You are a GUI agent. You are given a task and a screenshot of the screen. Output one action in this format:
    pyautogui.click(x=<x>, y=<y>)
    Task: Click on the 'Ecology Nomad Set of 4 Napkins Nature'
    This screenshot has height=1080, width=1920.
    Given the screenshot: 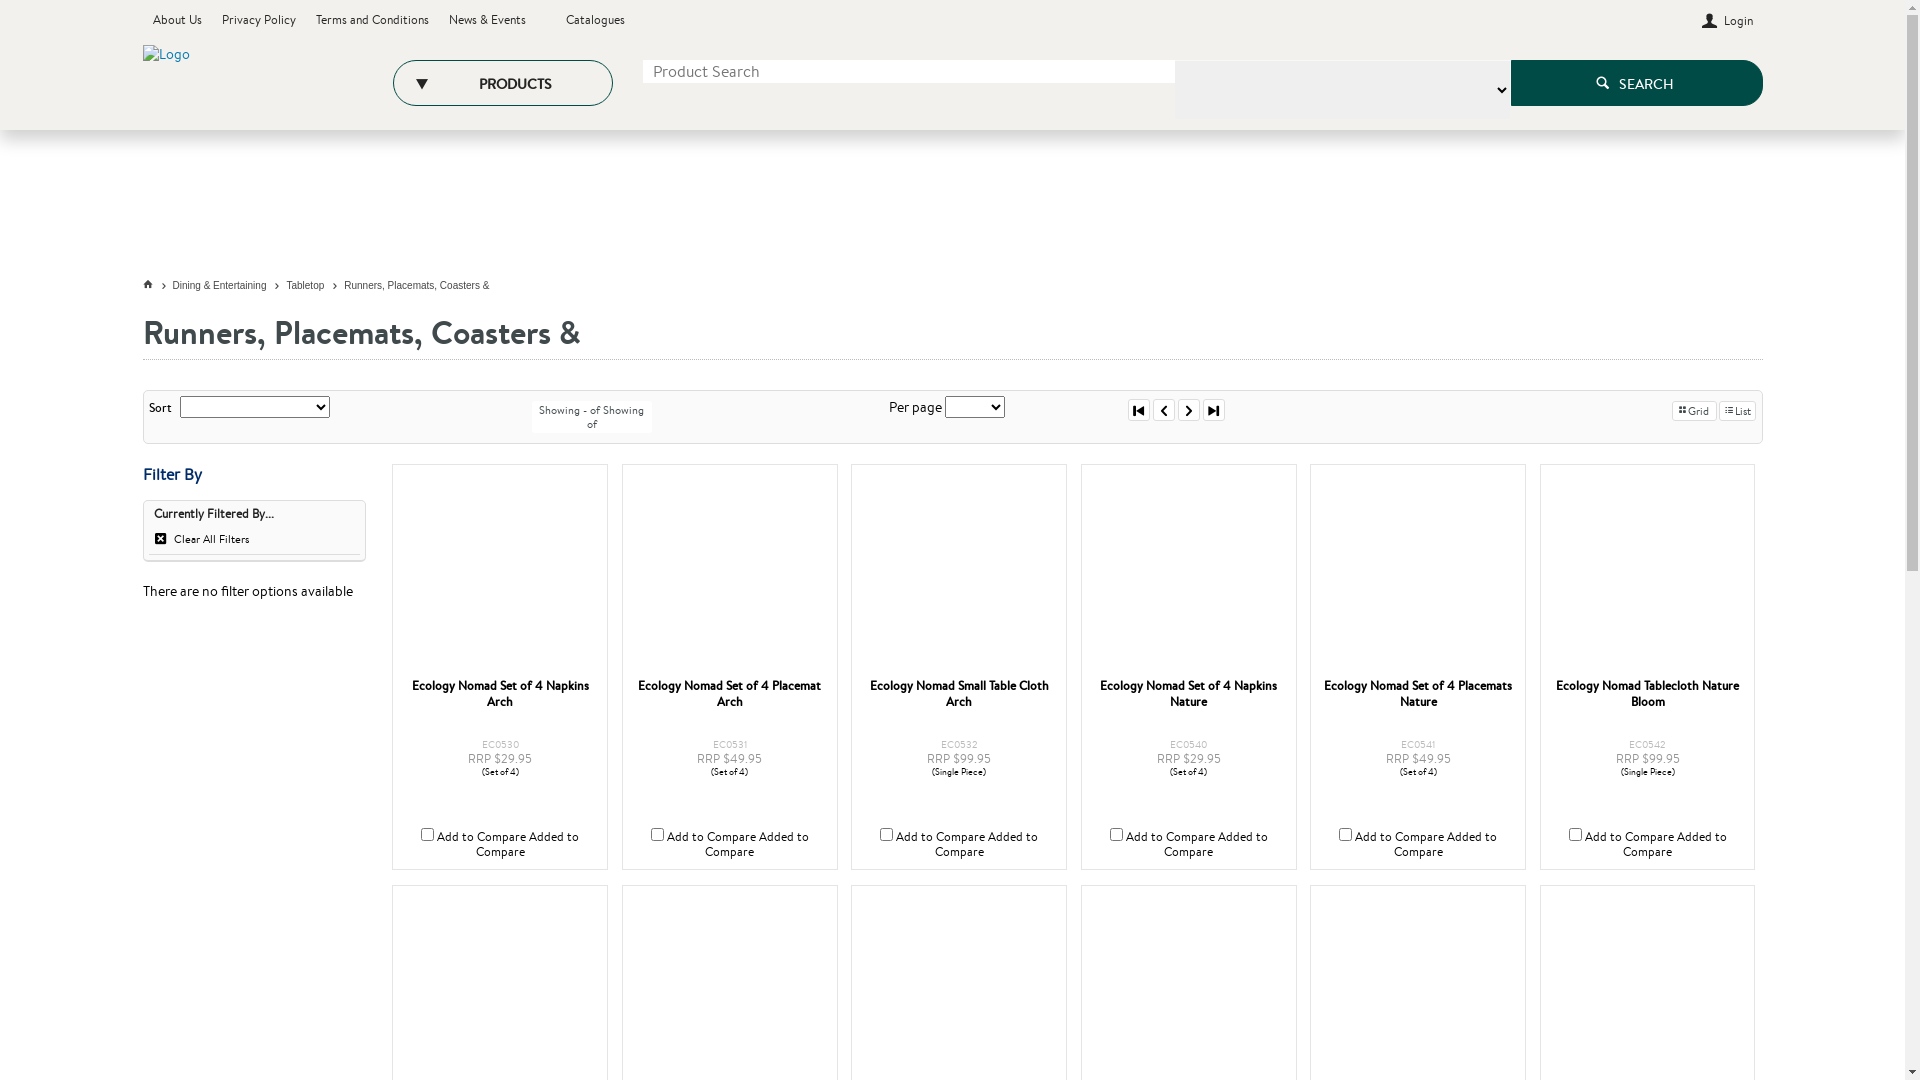 What is the action you would take?
    pyautogui.click(x=1188, y=693)
    